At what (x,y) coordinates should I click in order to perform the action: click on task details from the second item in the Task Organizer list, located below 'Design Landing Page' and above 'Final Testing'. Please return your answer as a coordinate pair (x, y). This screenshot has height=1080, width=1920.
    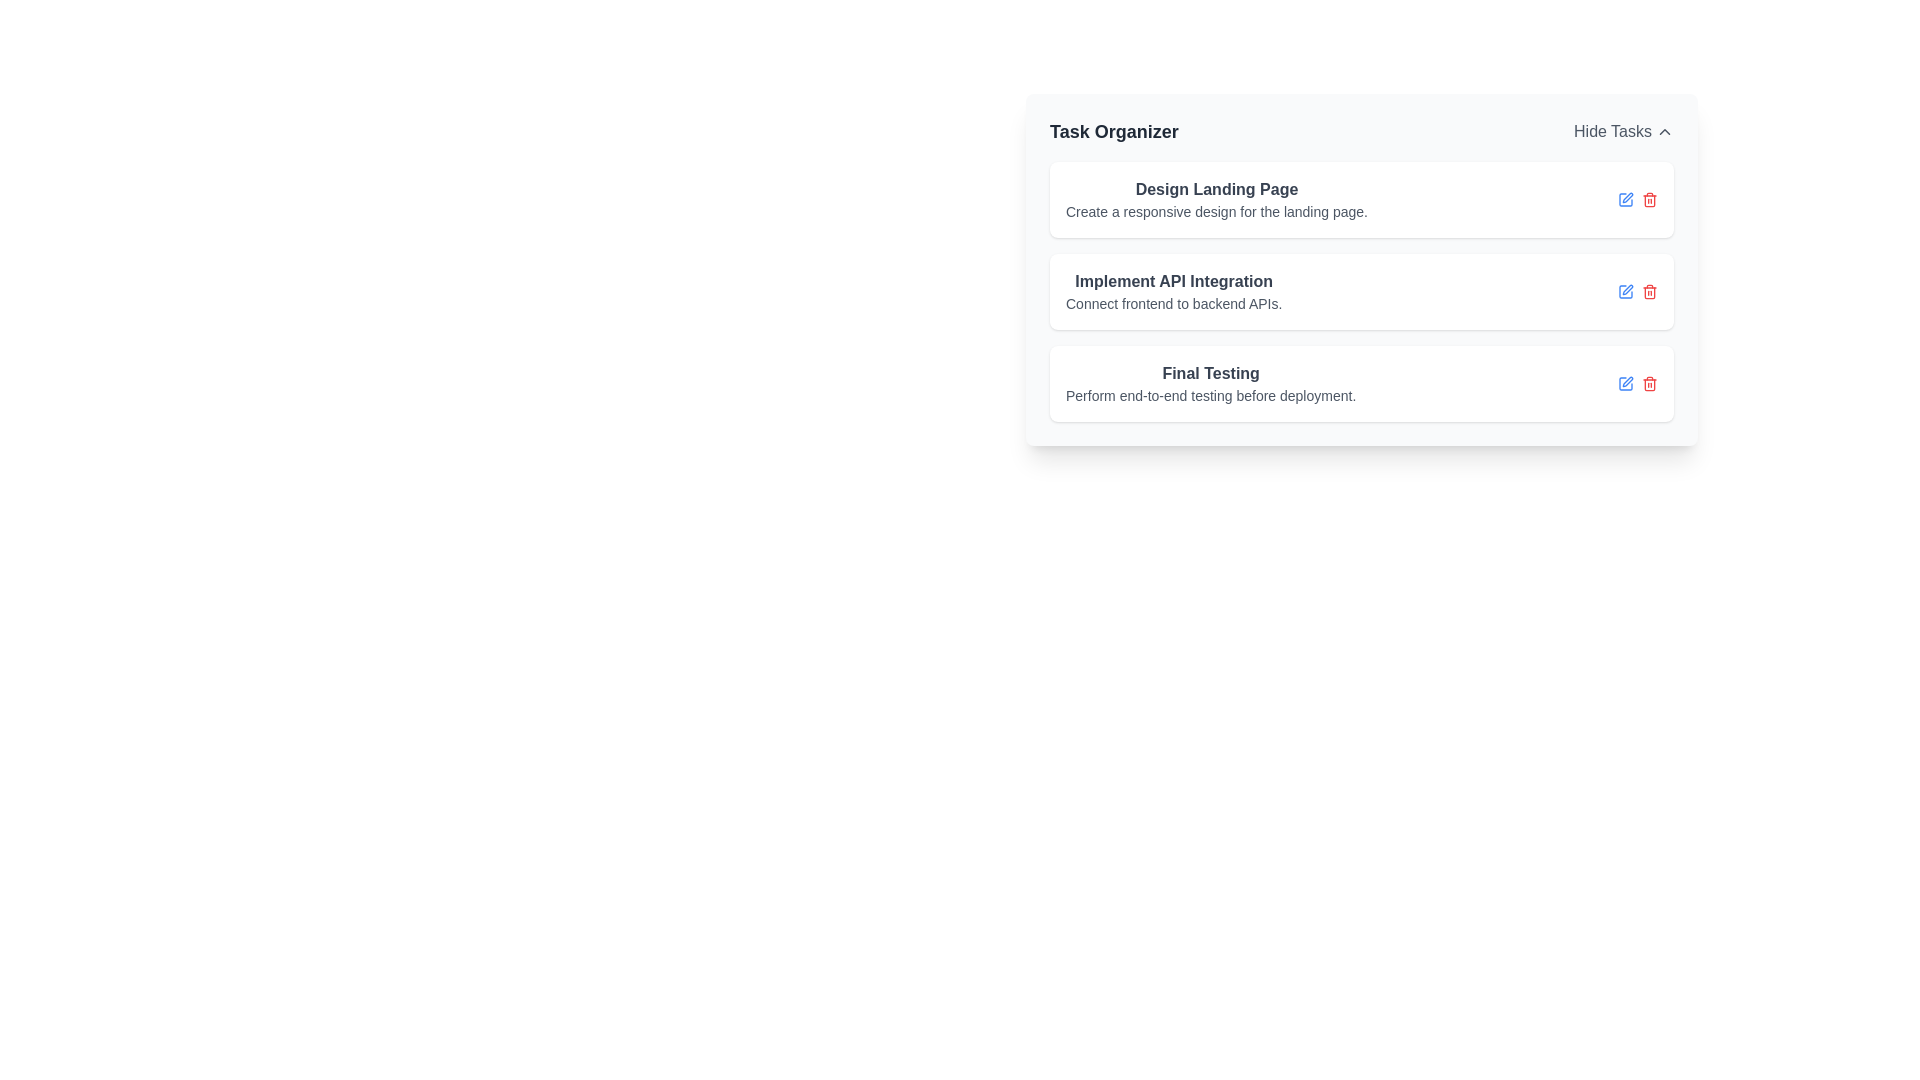
    Looking at the image, I should click on (1361, 292).